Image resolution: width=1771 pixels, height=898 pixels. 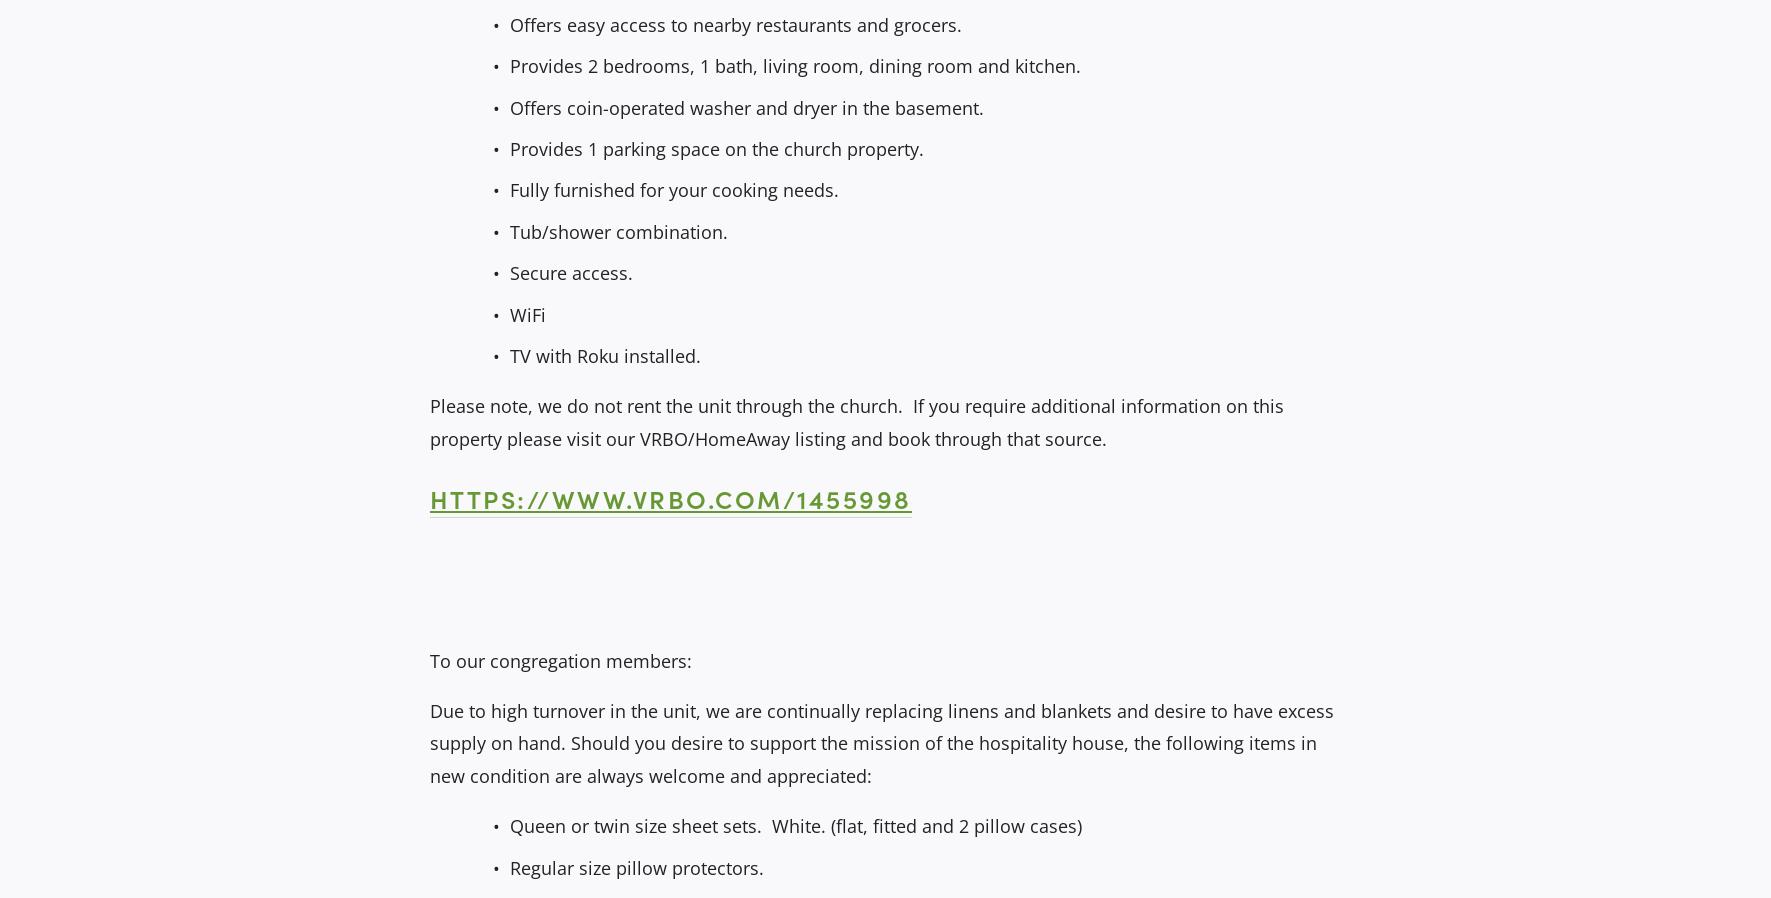 I want to click on 'TV with Roku installed.', so click(x=605, y=354).